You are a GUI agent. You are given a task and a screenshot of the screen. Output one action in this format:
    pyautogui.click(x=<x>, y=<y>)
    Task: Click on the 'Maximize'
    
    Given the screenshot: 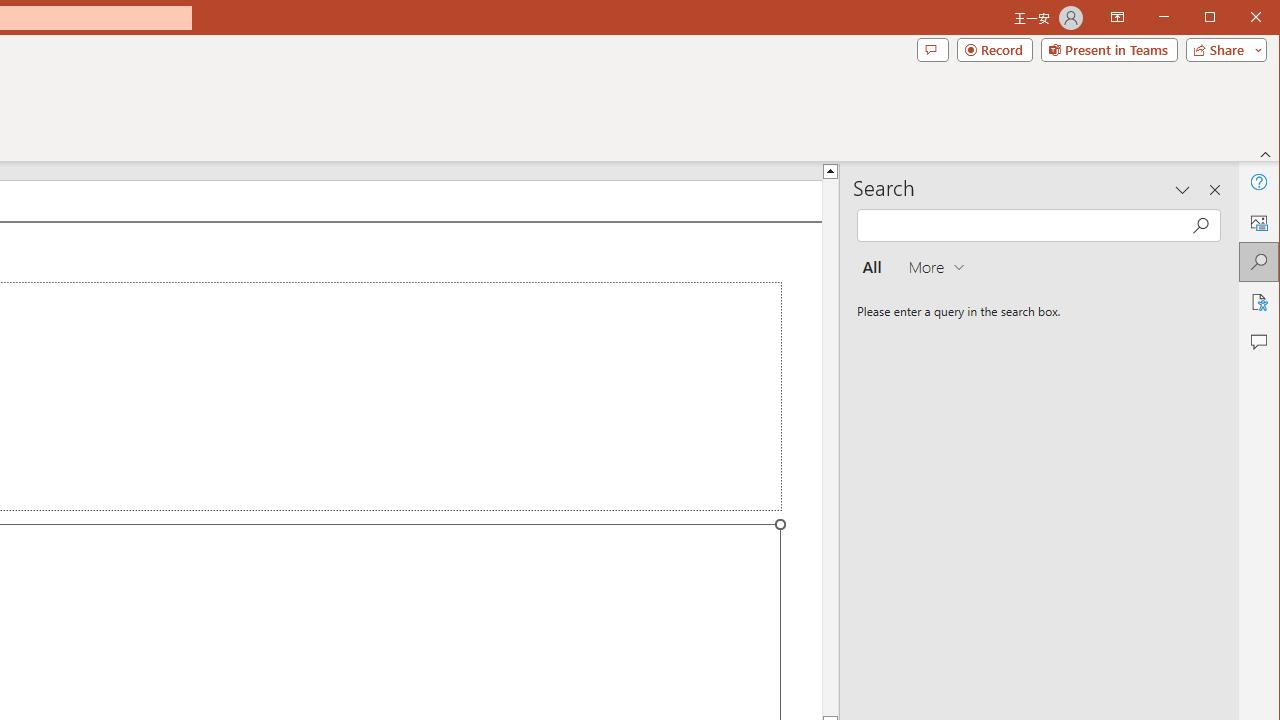 What is the action you would take?
    pyautogui.click(x=1238, y=19)
    